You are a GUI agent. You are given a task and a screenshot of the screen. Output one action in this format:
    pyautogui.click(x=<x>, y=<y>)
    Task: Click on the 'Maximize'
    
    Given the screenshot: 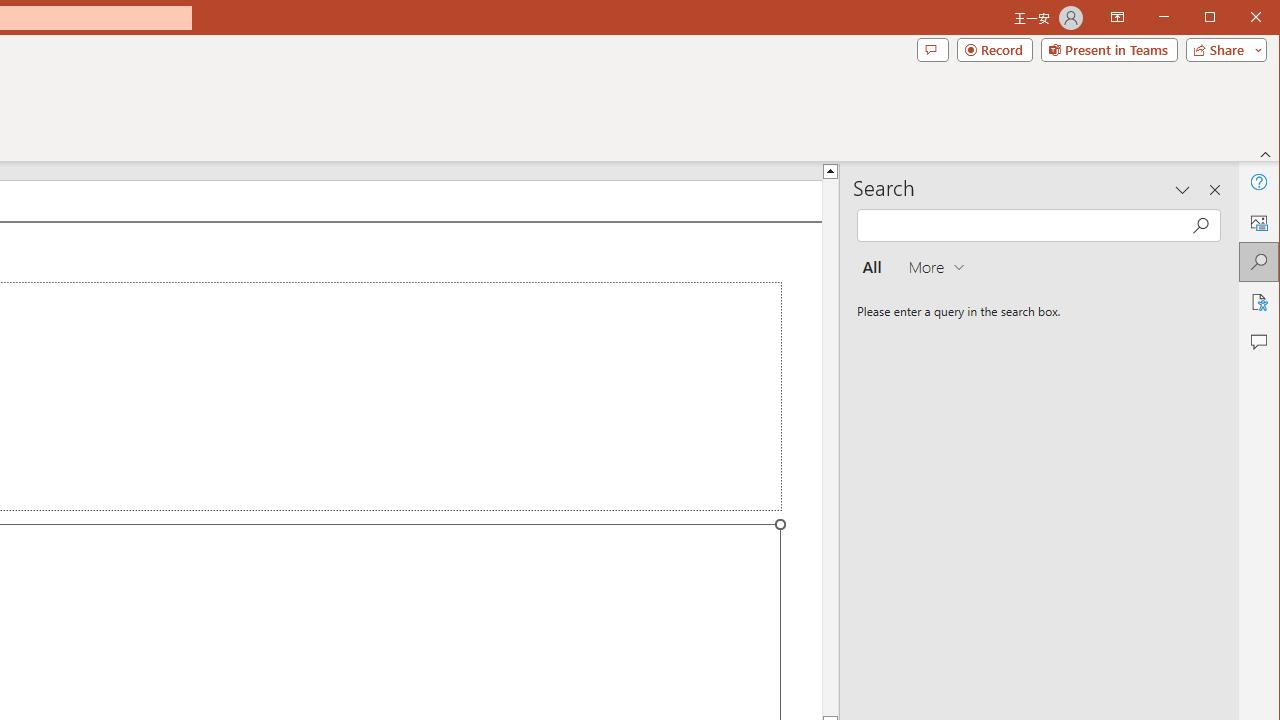 What is the action you would take?
    pyautogui.click(x=1238, y=19)
    